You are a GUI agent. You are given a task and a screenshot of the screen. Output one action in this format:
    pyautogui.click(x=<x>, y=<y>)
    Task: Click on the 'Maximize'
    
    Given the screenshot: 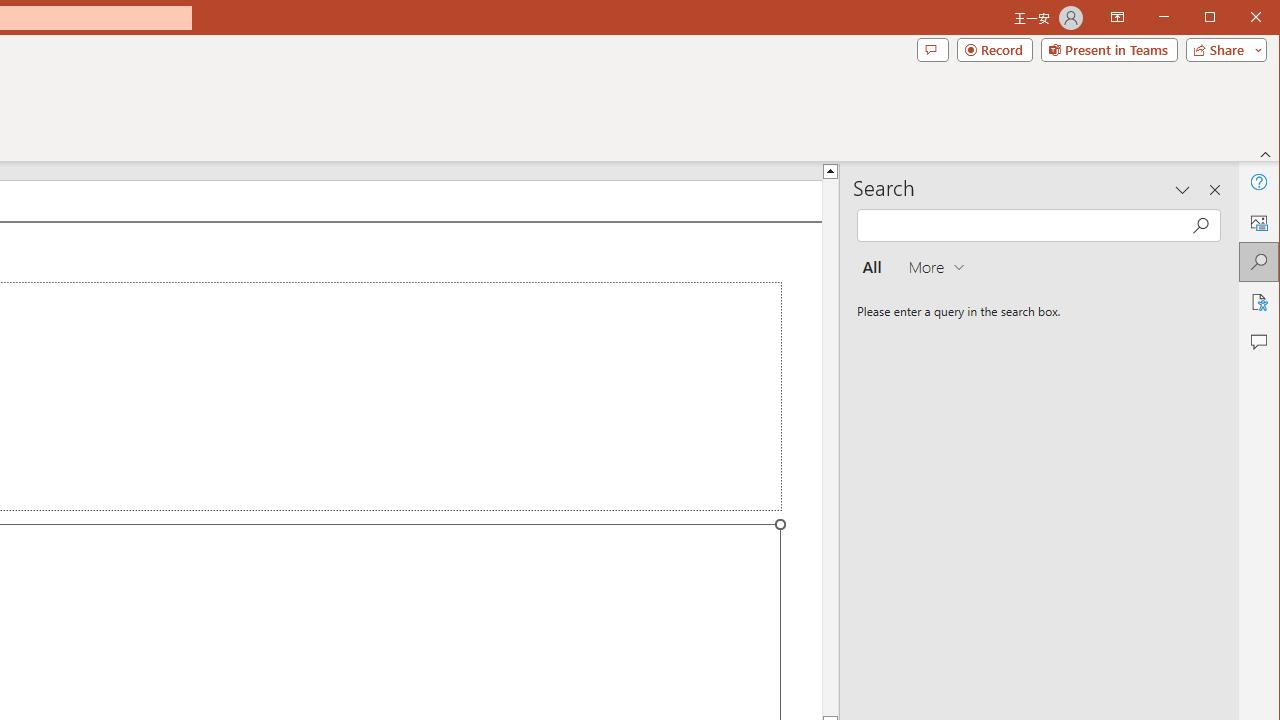 What is the action you would take?
    pyautogui.click(x=1238, y=19)
    